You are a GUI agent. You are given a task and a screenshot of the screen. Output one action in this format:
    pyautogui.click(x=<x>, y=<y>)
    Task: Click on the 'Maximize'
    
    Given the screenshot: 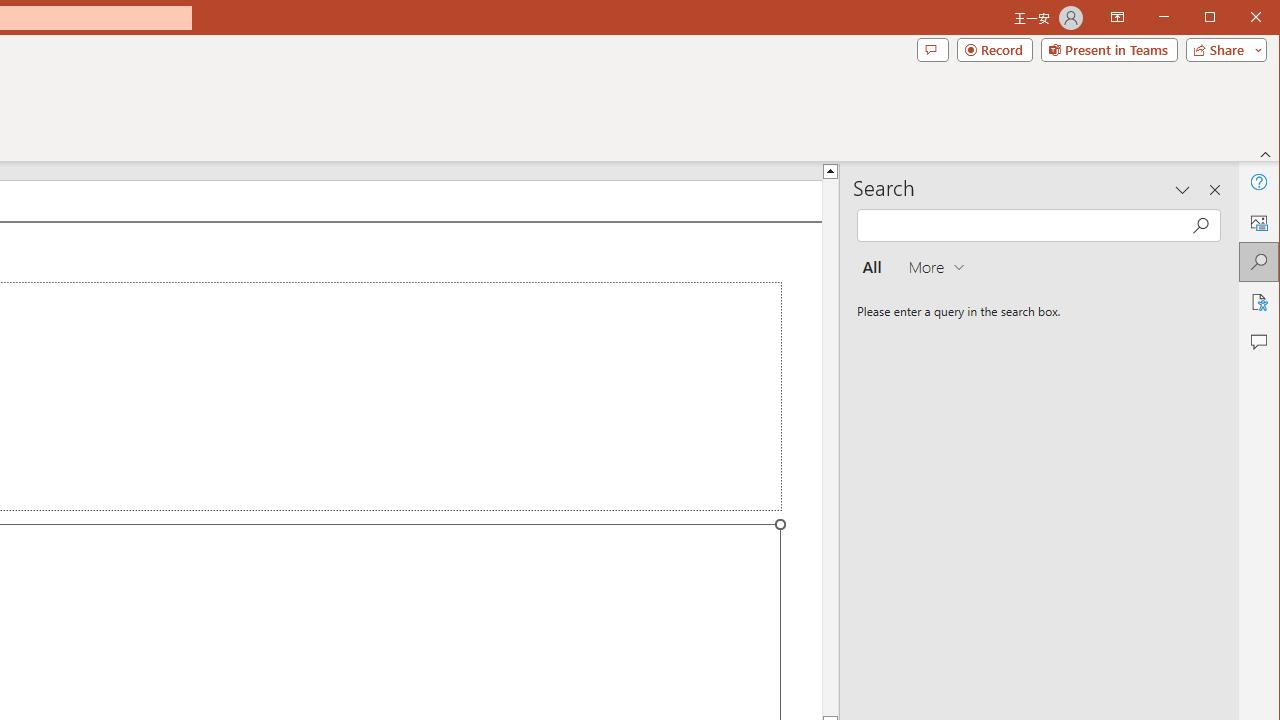 What is the action you would take?
    pyautogui.click(x=1238, y=19)
    